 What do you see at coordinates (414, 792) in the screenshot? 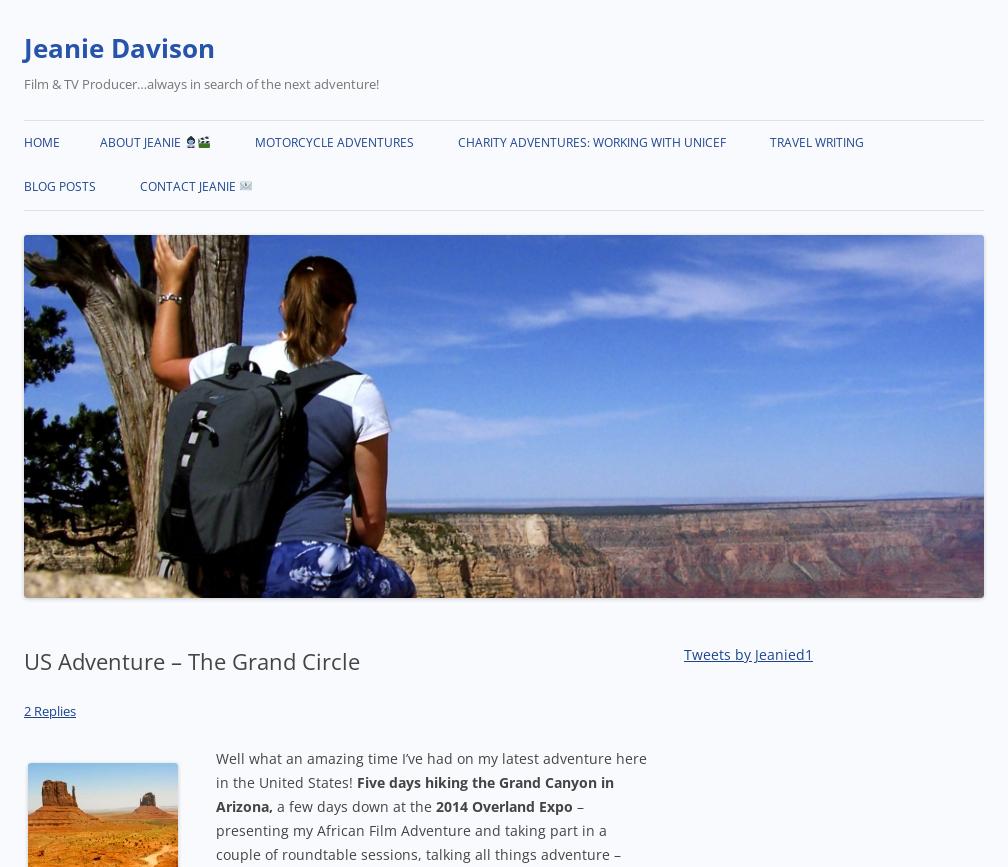
I see `'Five days hiking the Grand Canyon in Arizona,'` at bounding box center [414, 792].